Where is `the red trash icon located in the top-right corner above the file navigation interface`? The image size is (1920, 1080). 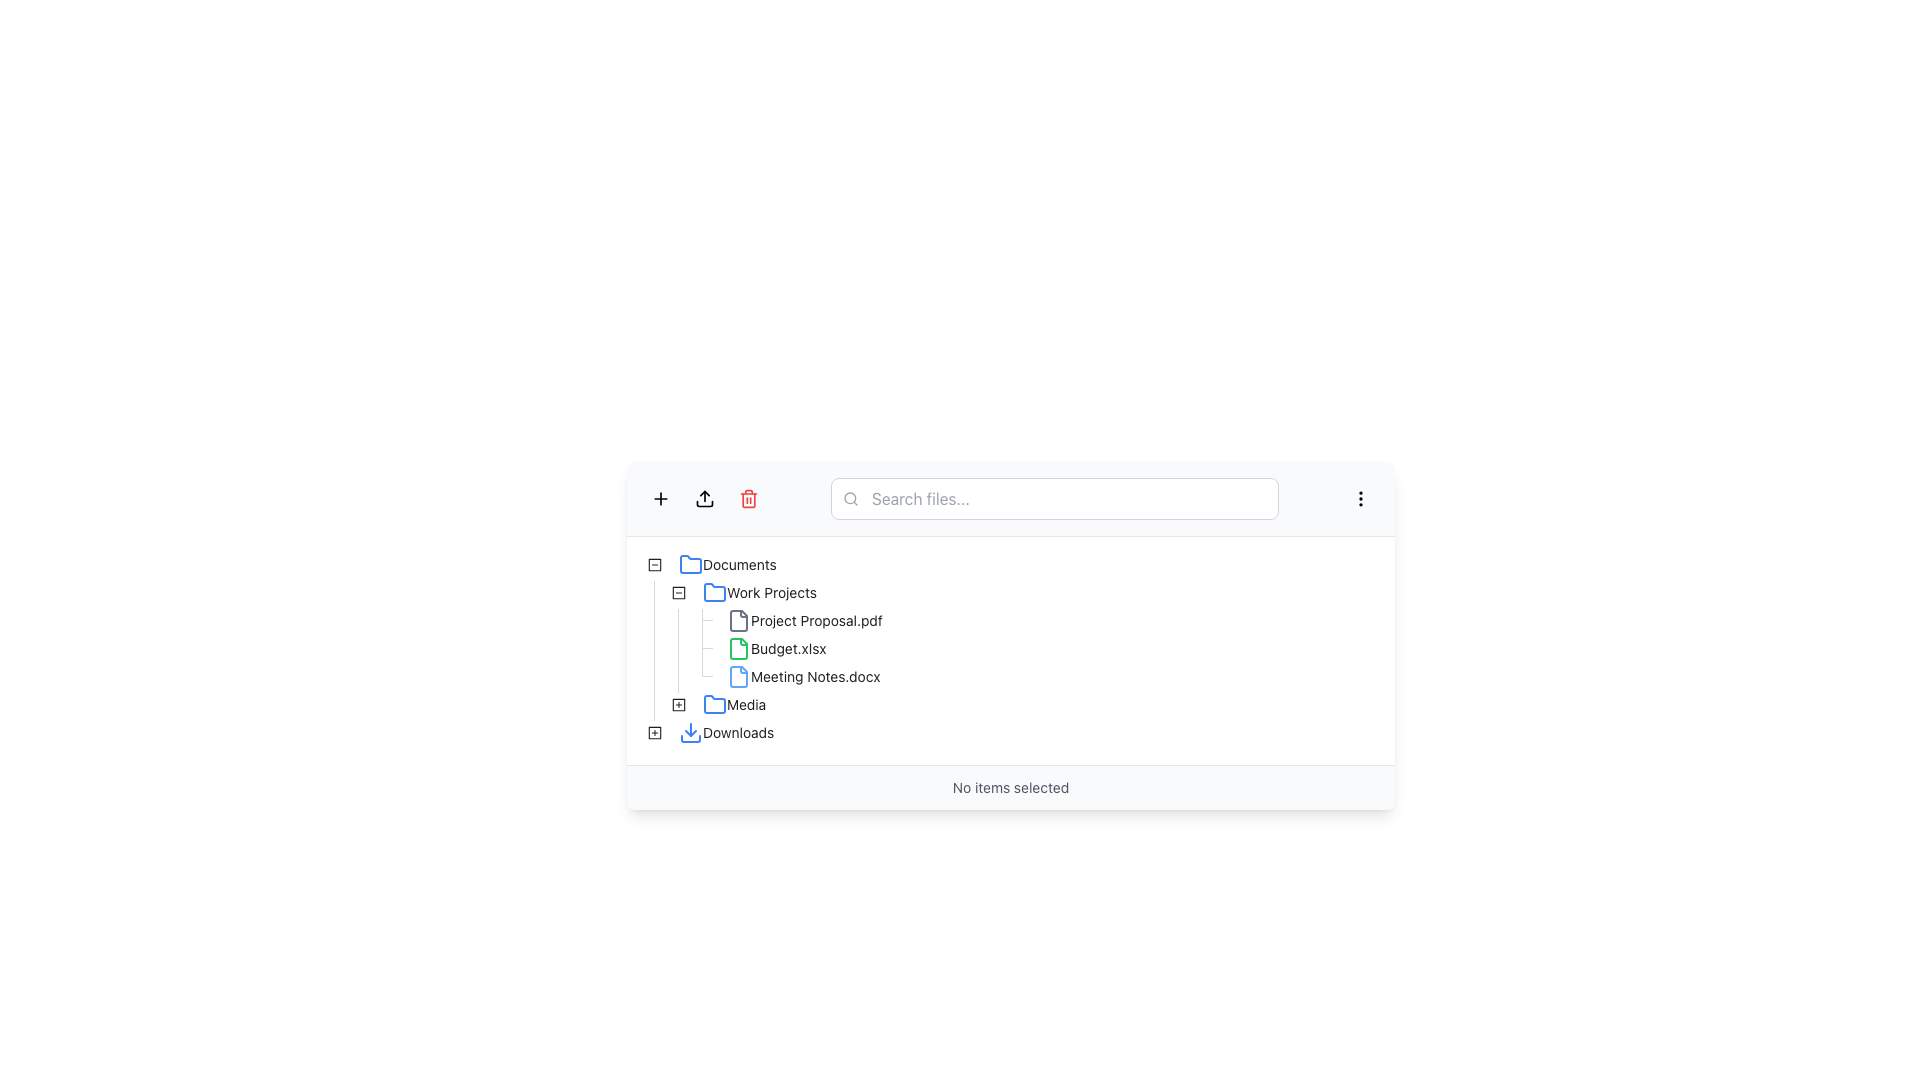 the red trash icon located in the top-right corner above the file navigation interface is located at coordinates (747, 497).